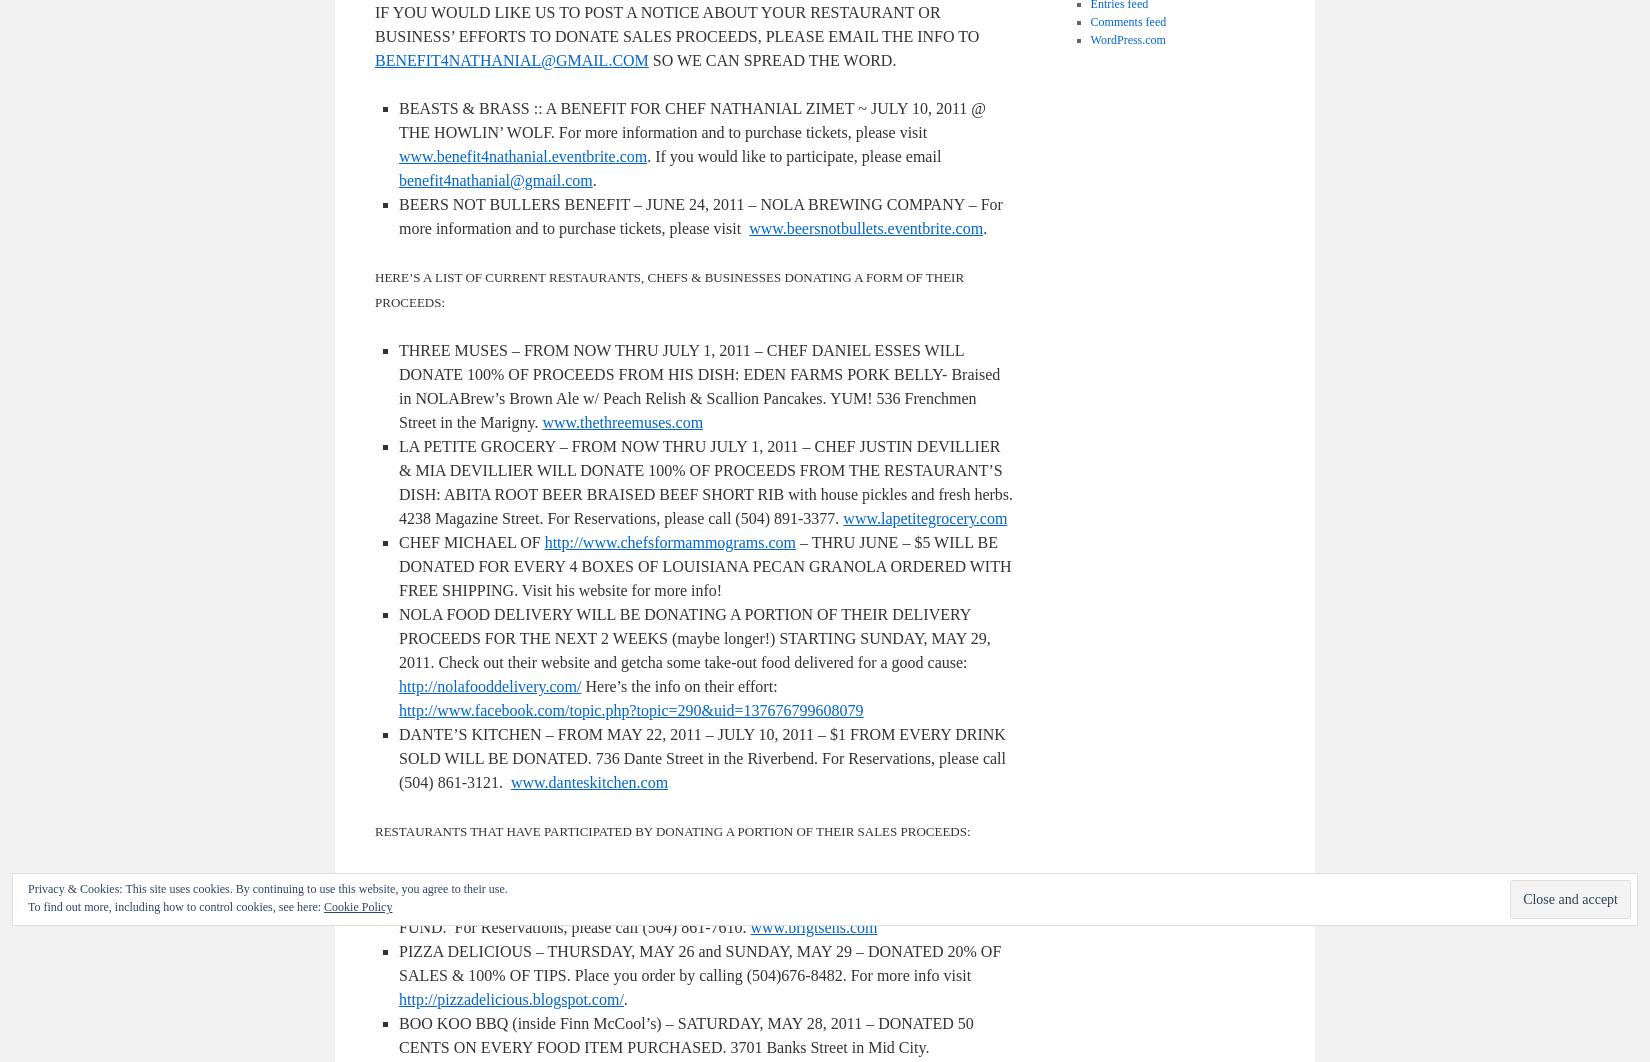  Describe the element at coordinates (677, 686) in the screenshot. I see `'Here’s the info on their effort:'` at that location.